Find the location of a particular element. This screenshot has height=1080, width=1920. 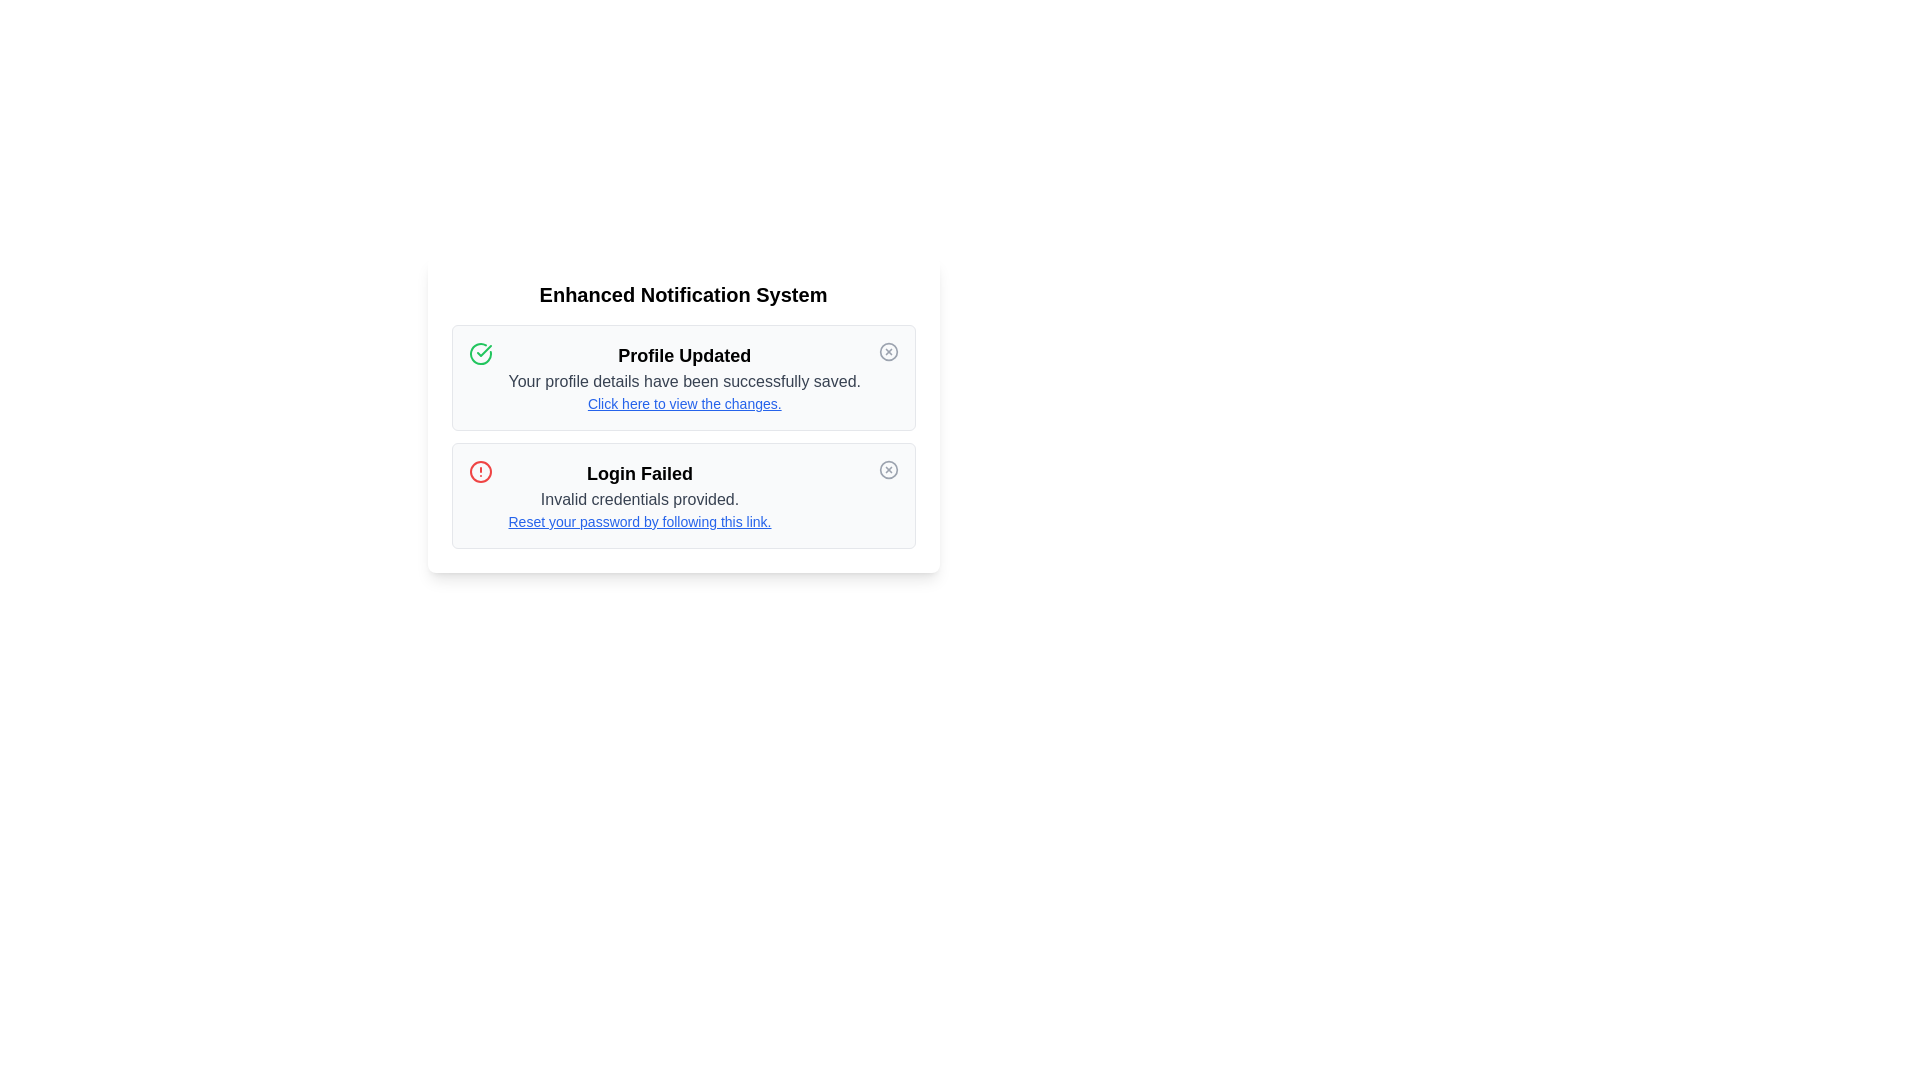

the link inside the alert with title Profile Updated is located at coordinates (684, 404).